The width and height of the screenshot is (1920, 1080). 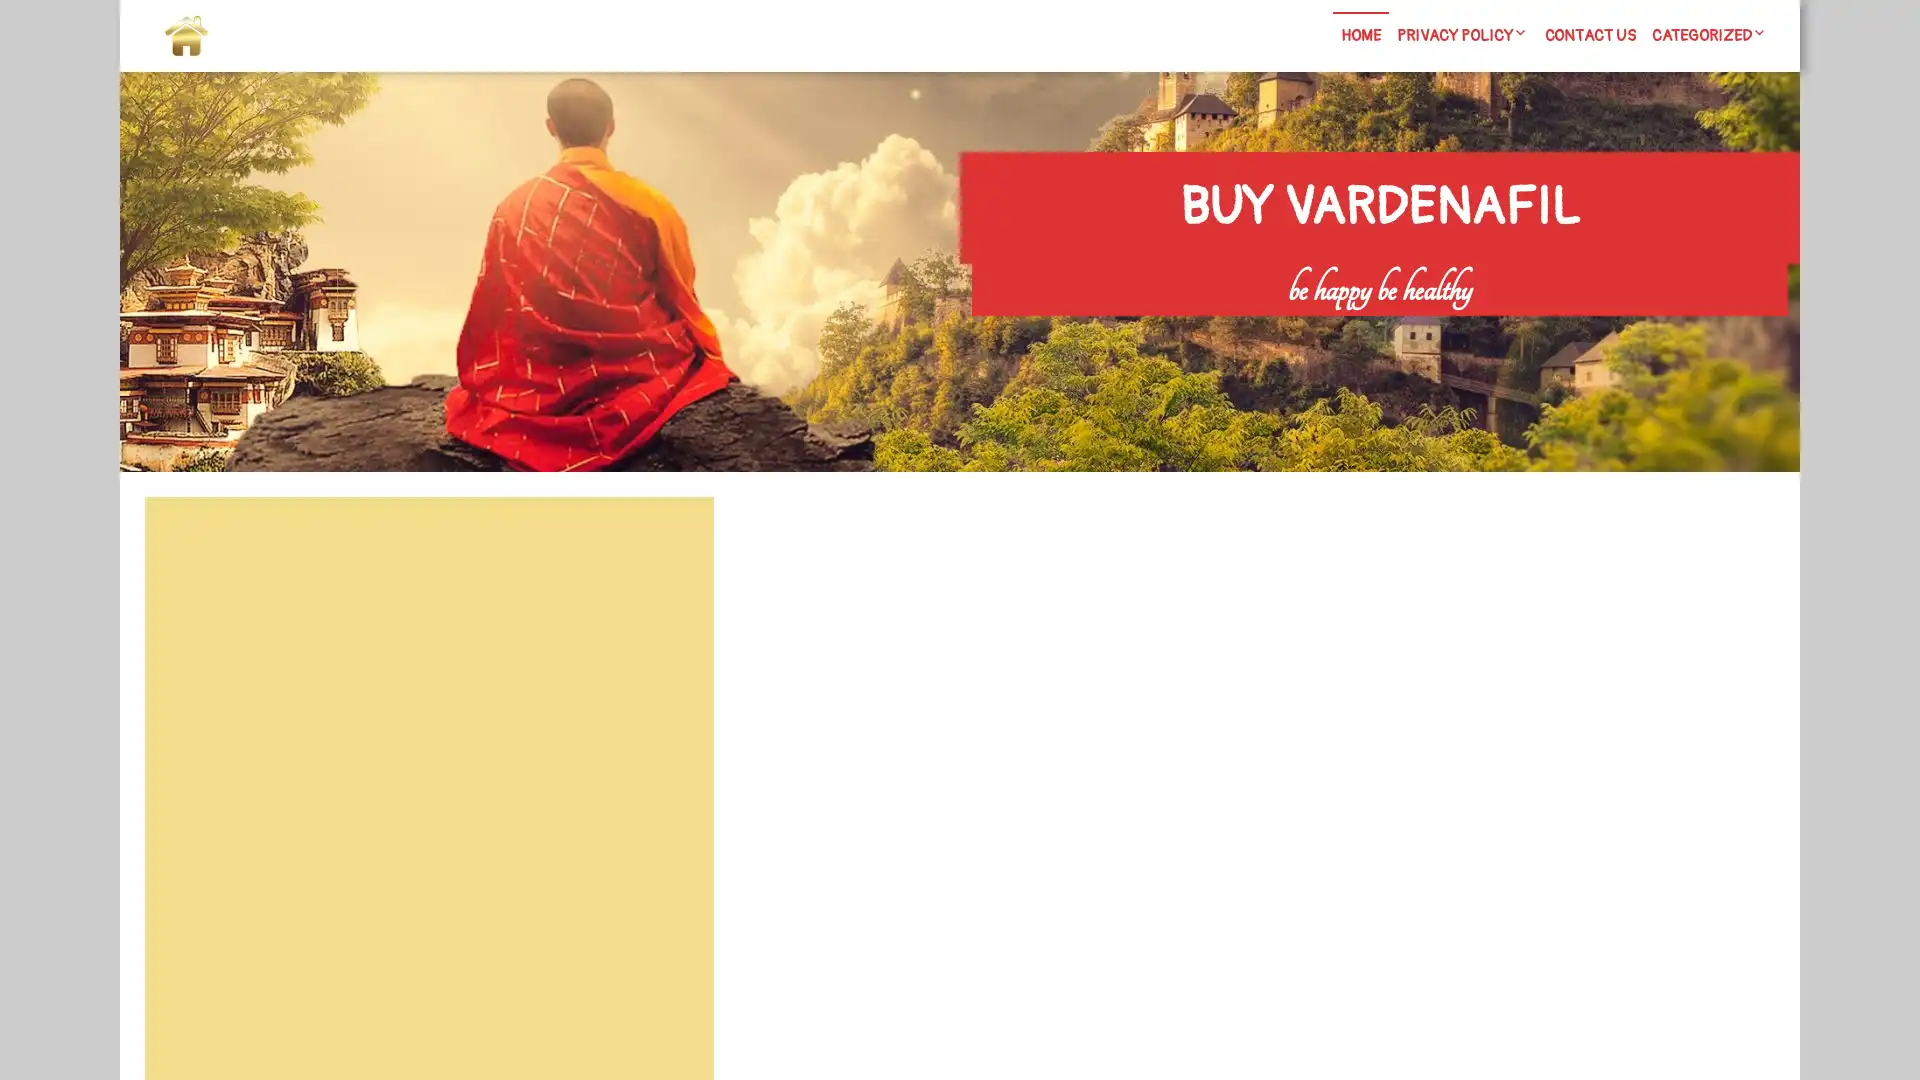 I want to click on Search, so click(x=1557, y=327).